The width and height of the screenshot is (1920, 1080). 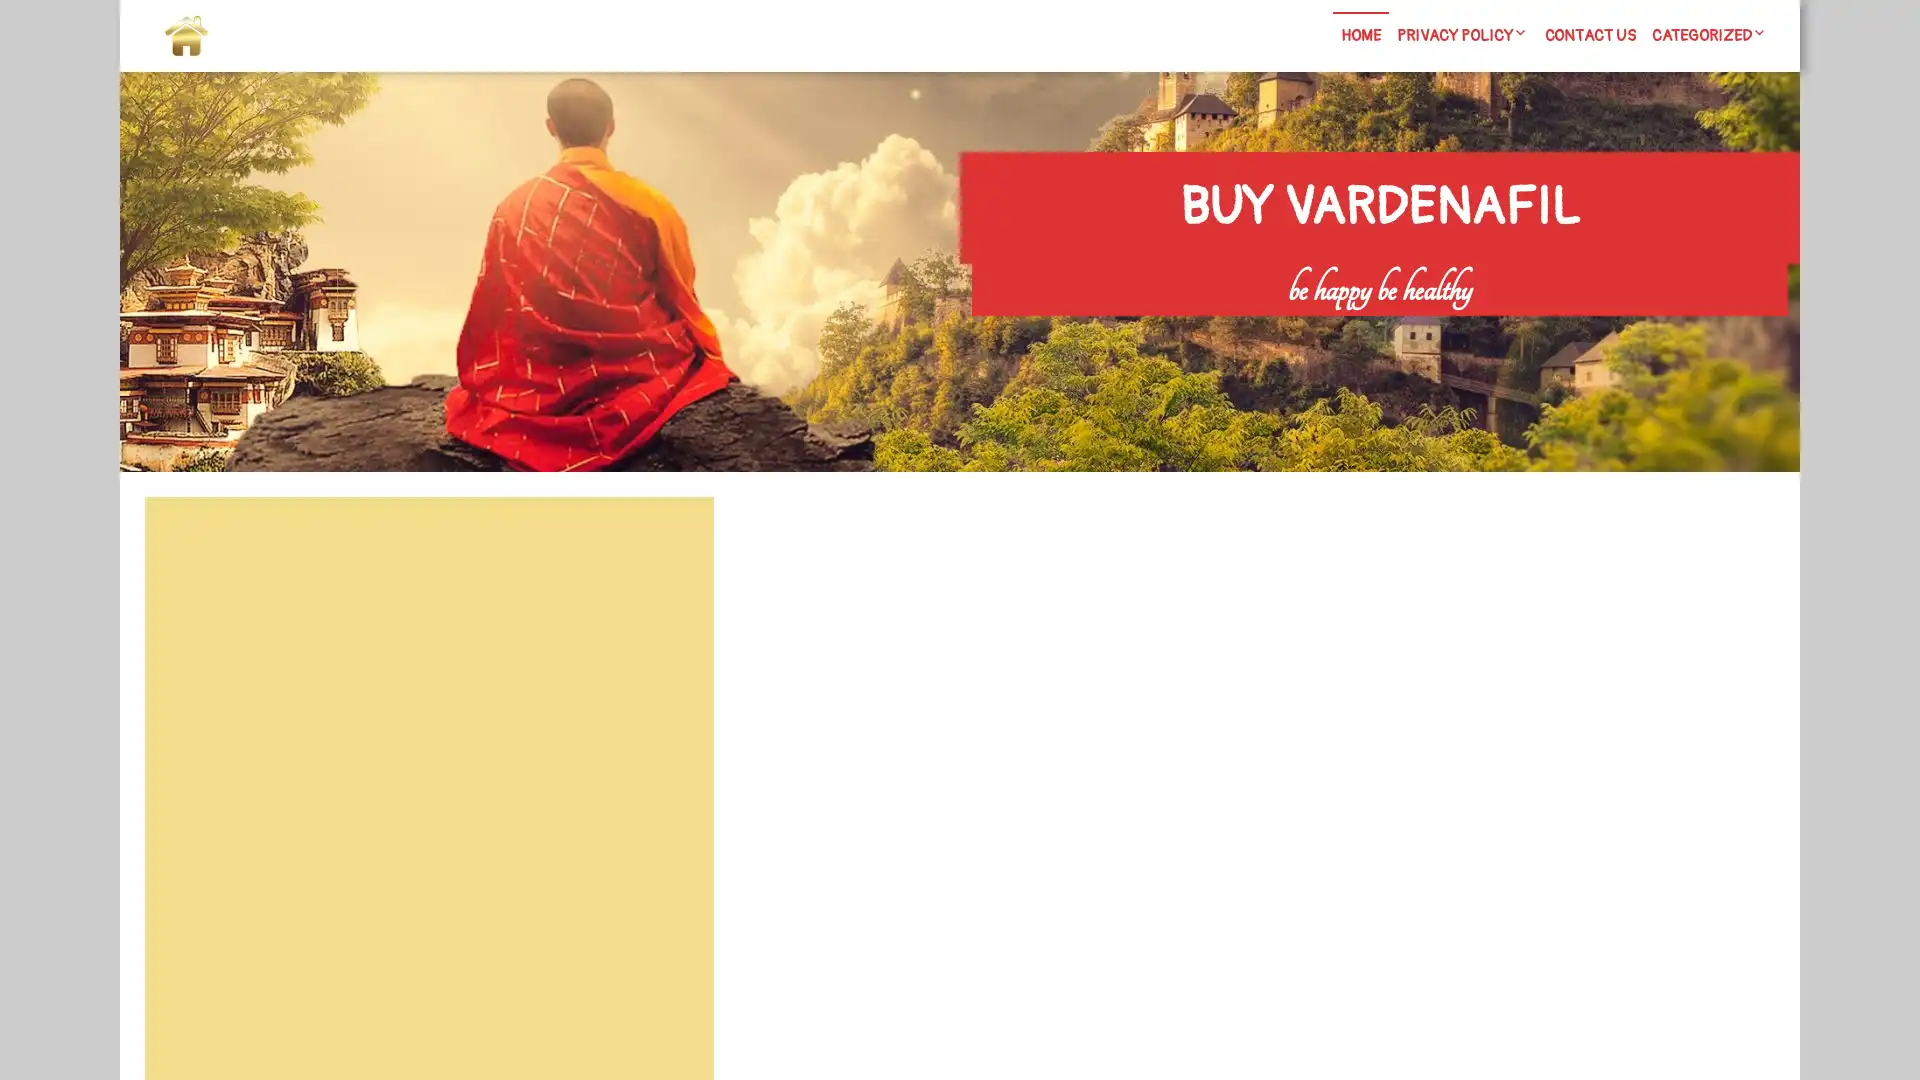 I want to click on Search, so click(x=1557, y=327).